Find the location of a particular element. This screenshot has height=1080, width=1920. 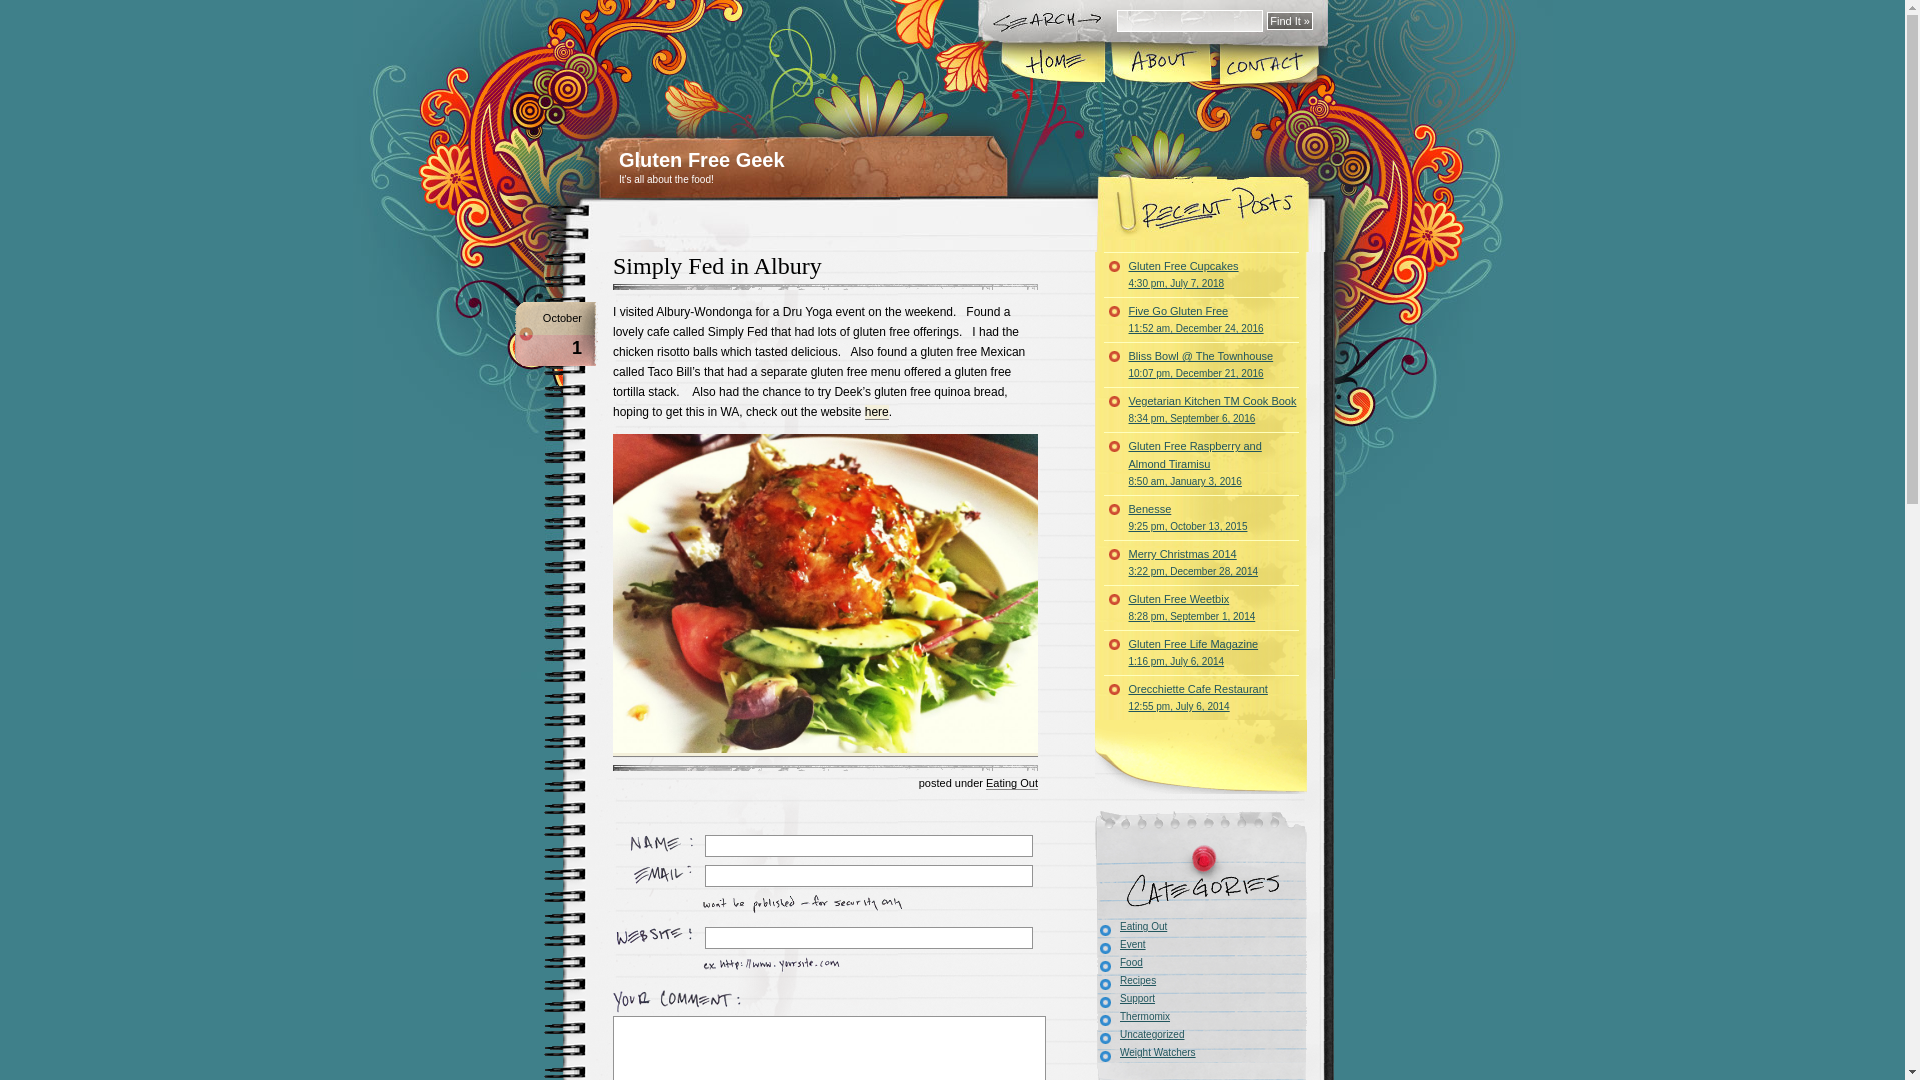

'Eating Out' is located at coordinates (1012, 782).